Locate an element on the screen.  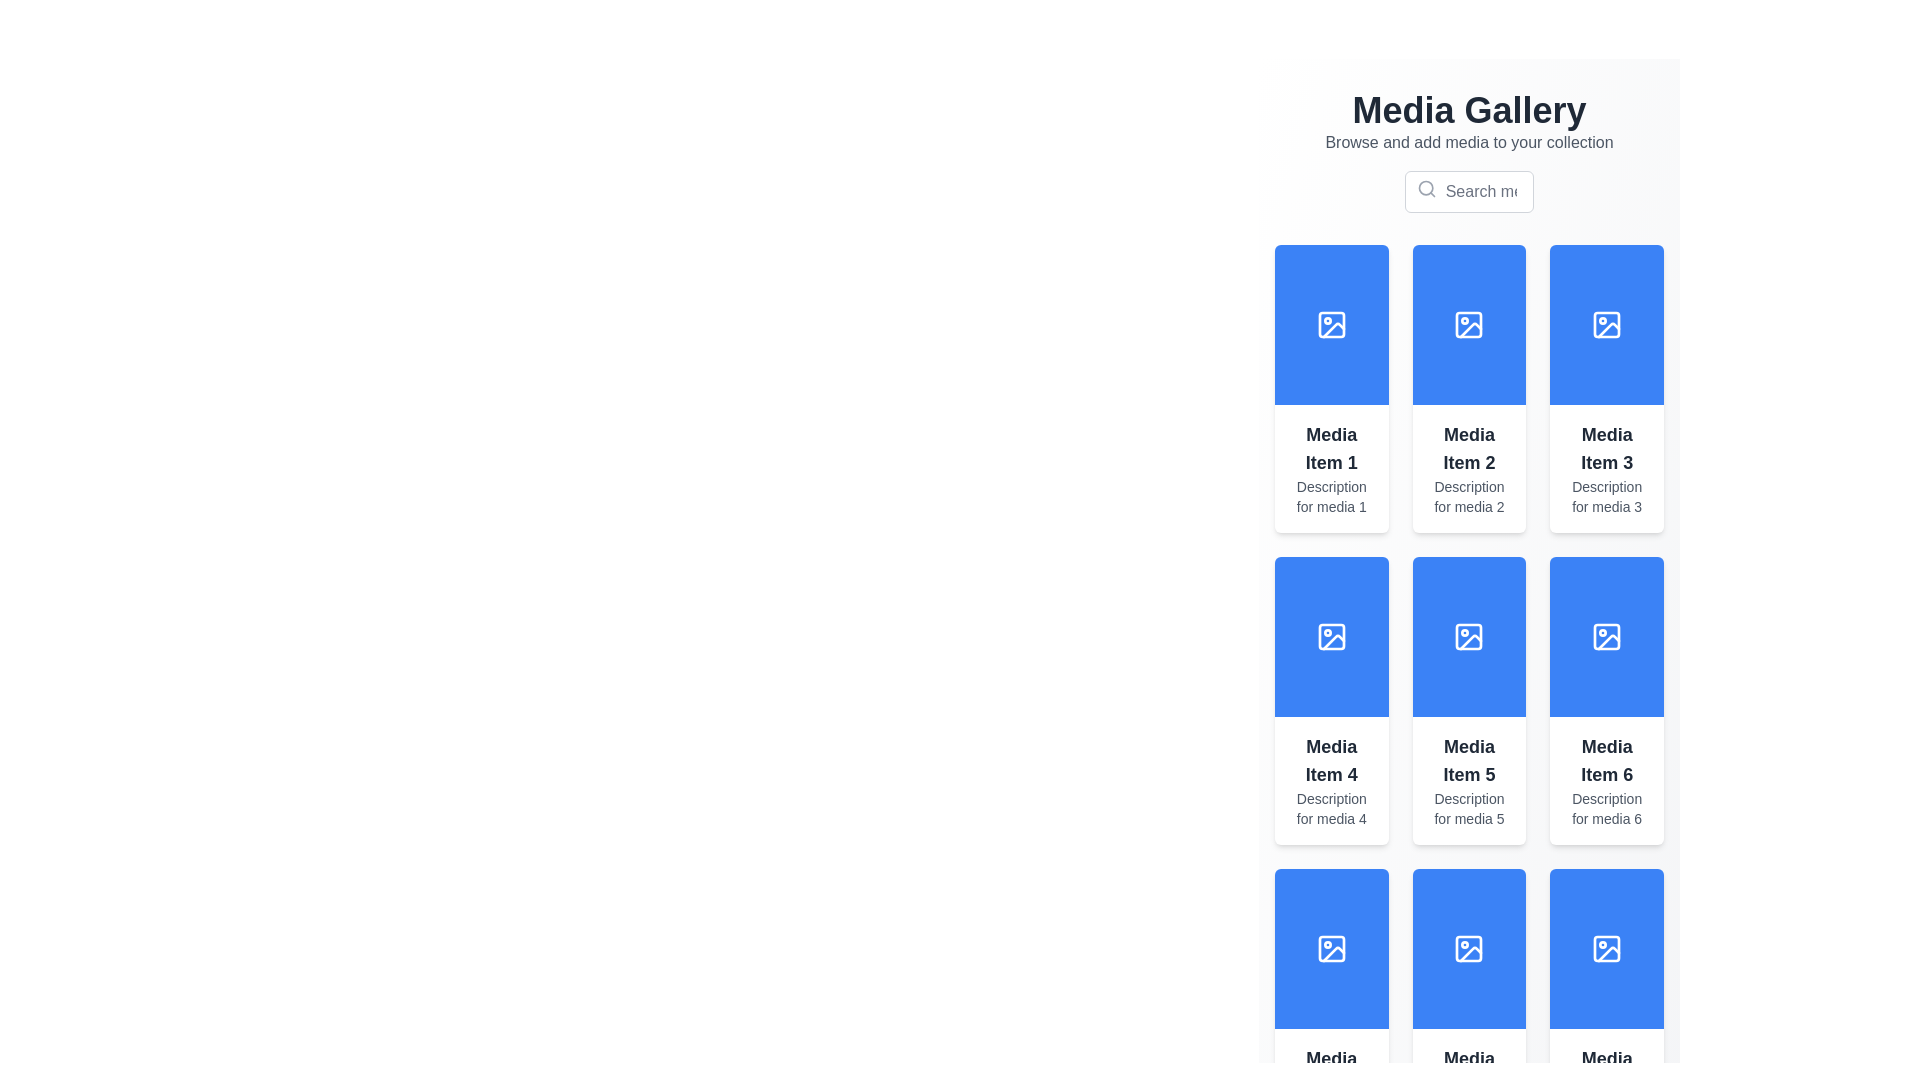
the details of the Information Card labeled 'Media Item 4', which is located in the second row and the first column of the grid layout, directly under 'Media Item 1' is located at coordinates (1331, 700).